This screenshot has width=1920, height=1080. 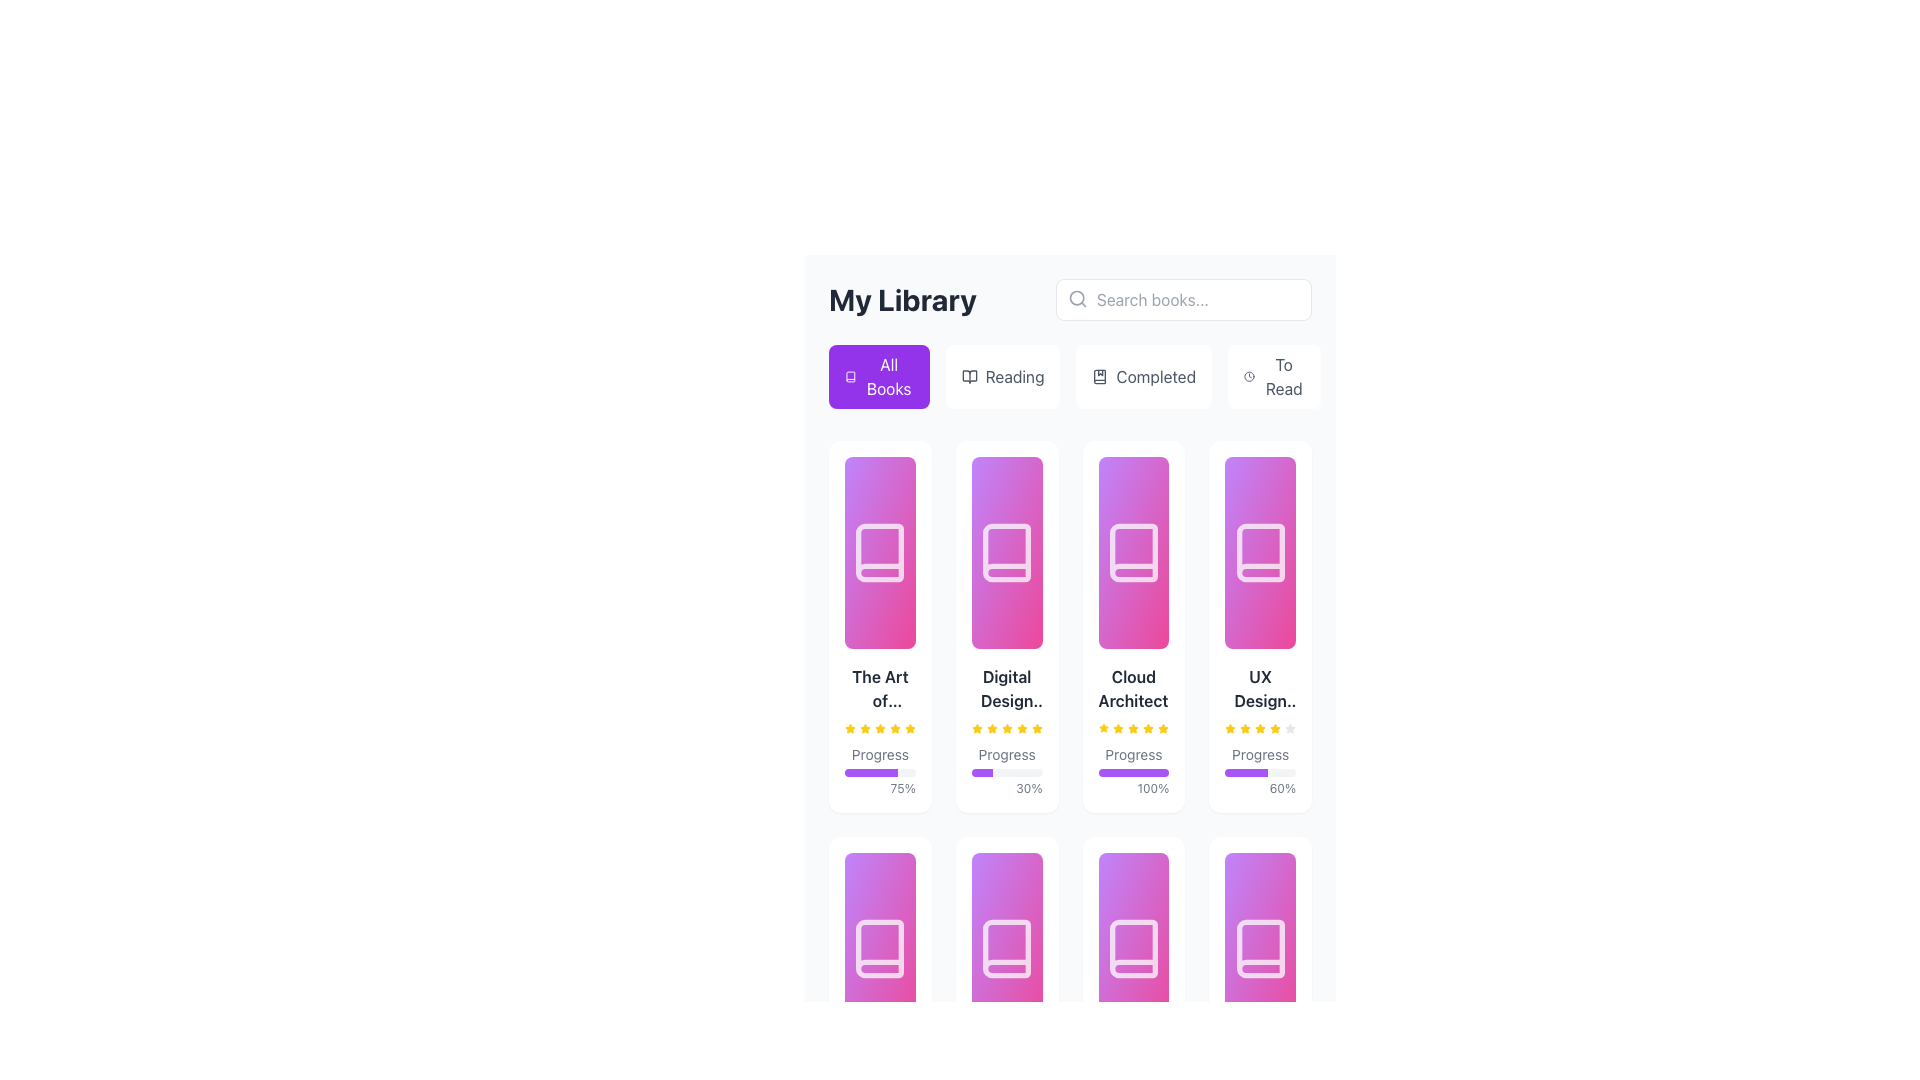 I want to click on the third star icon in the rating control for the 'Cloud Architect' card, which visually indicates the rating status, so click(x=1117, y=728).